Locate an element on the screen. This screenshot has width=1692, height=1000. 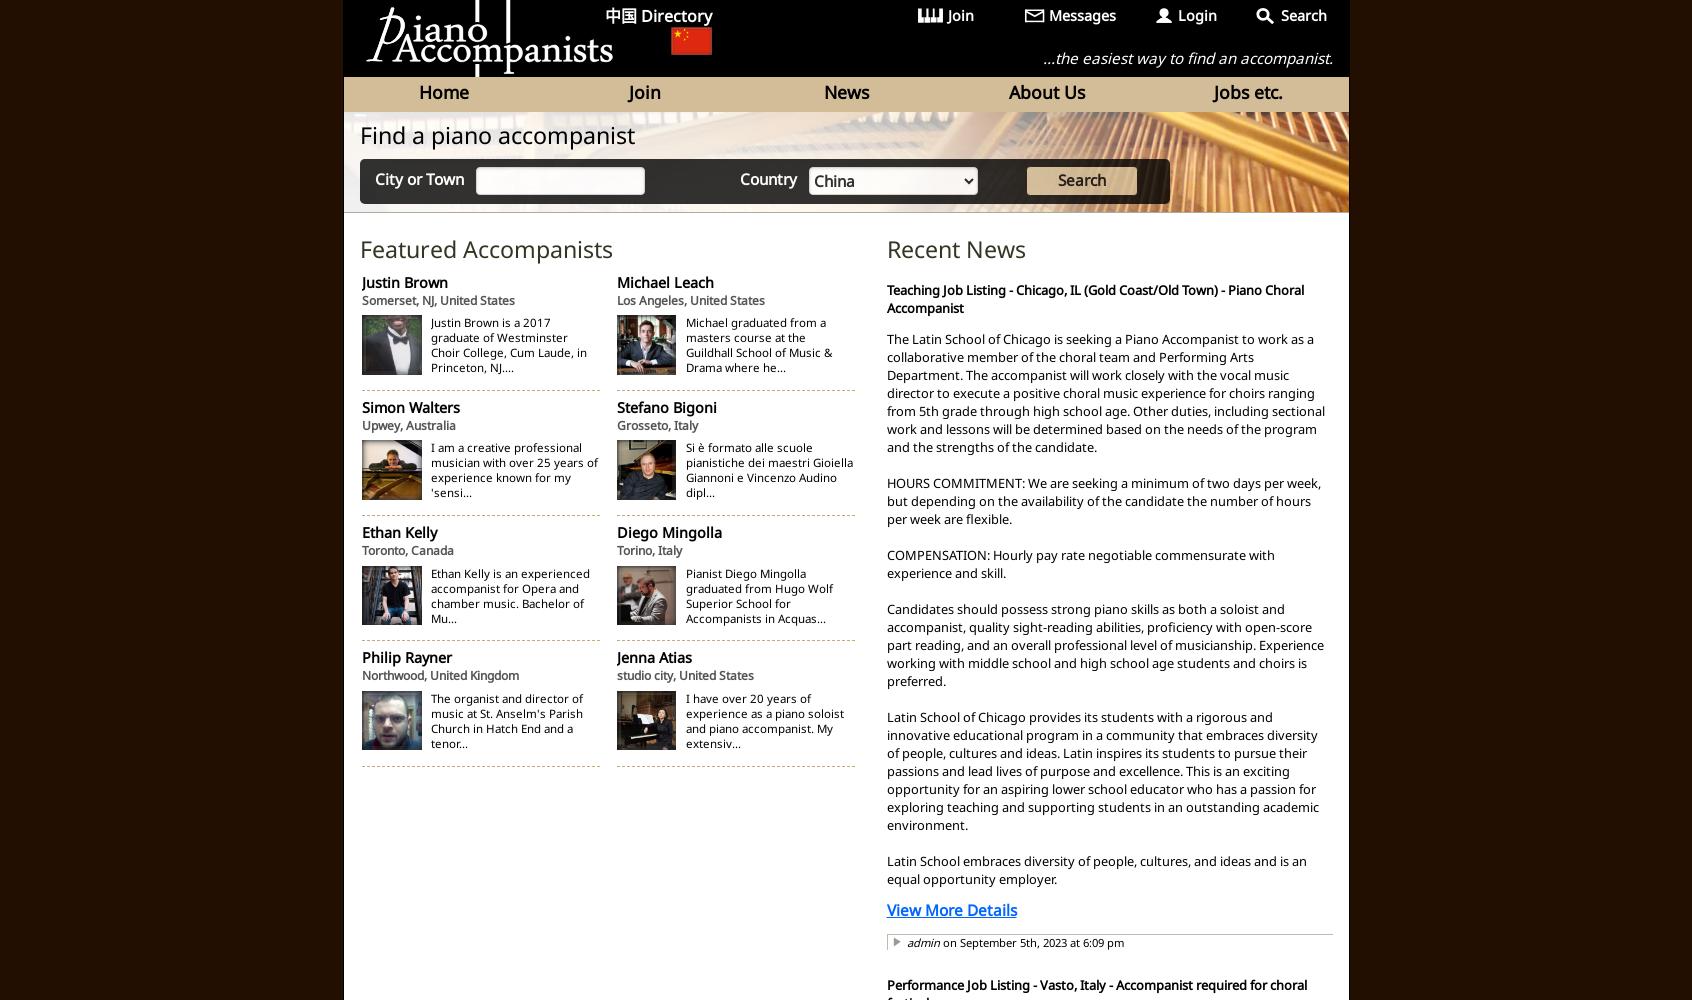
'Si è formato alle scuole pianistiche dei maestri Gioiella Giannoni e Vincenzo Audino dipl...' is located at coordinates (684, 469).